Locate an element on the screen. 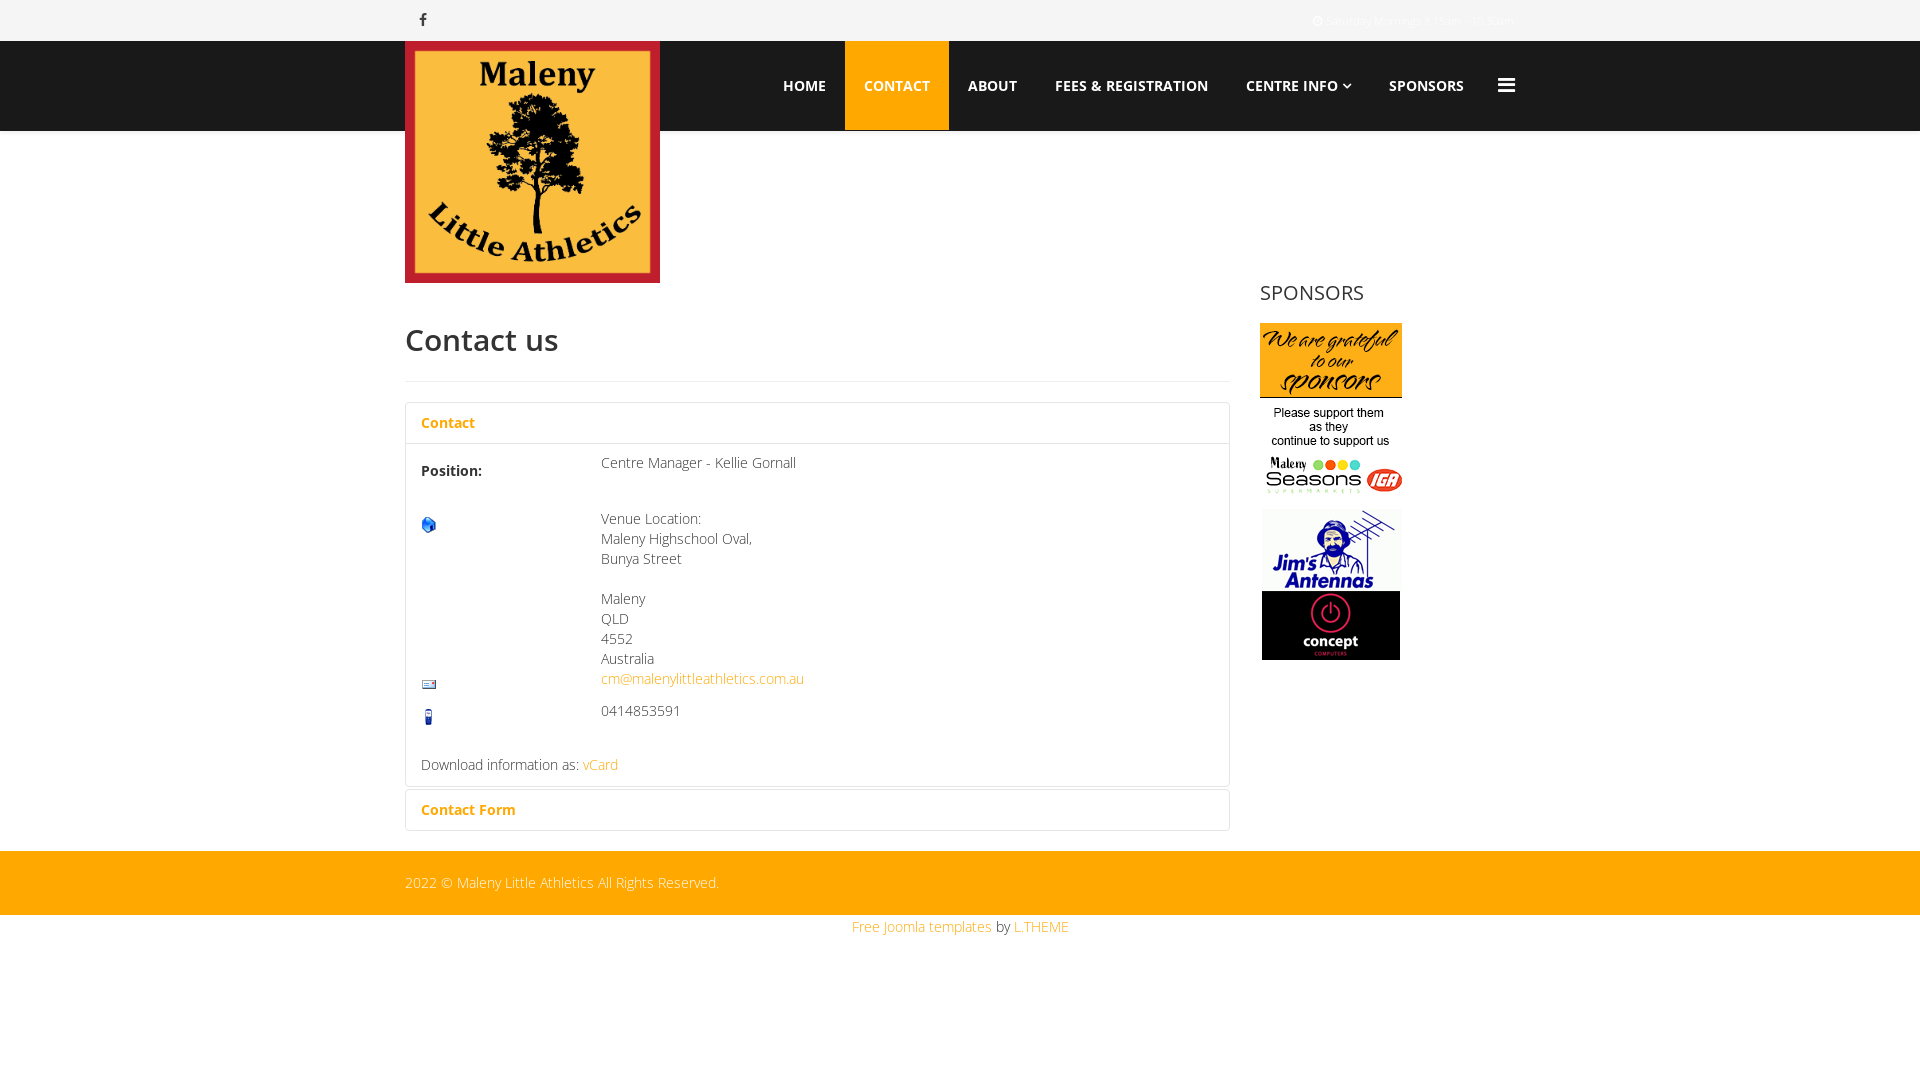 The height and width of the screenshot is (1080, 1920). 'FEES & REGISTRATION' is located at coordinates (1131, 84).